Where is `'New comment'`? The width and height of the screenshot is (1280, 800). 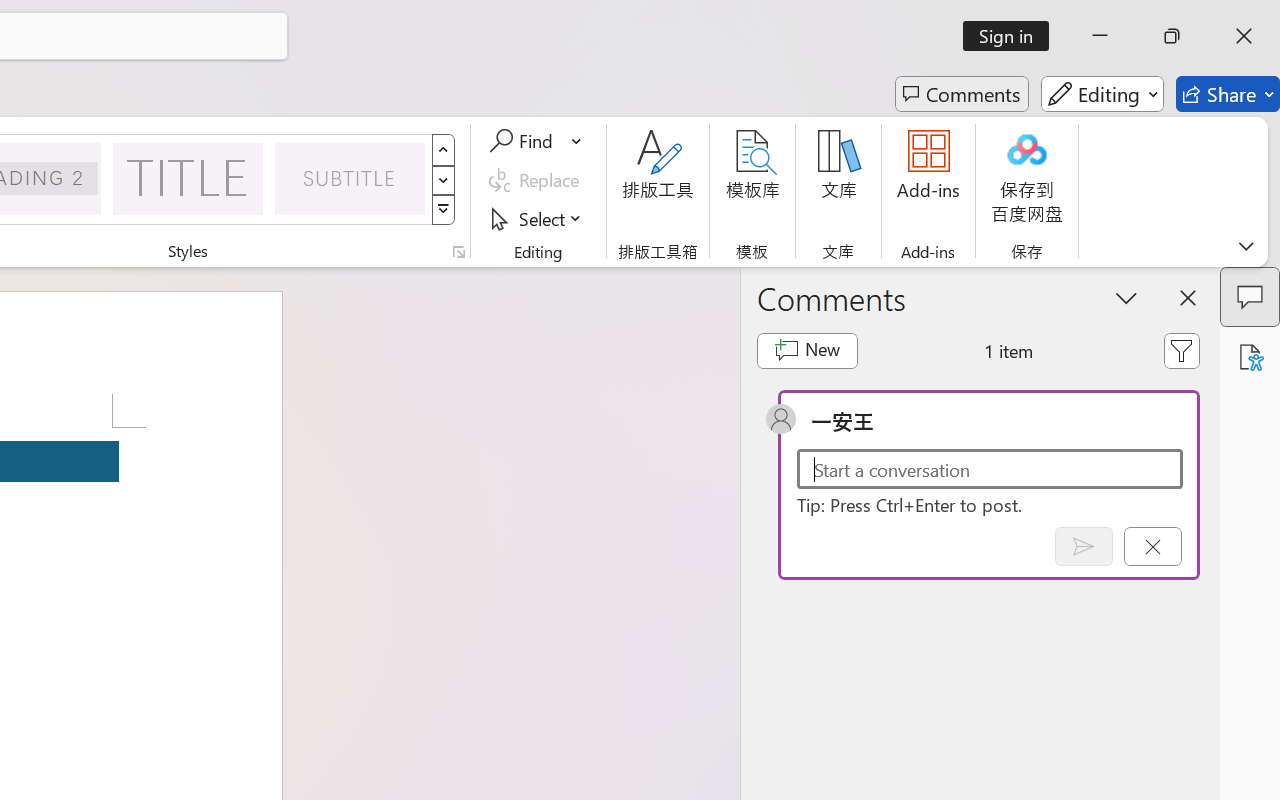 'New comment' is located at coordinates (807, 350).